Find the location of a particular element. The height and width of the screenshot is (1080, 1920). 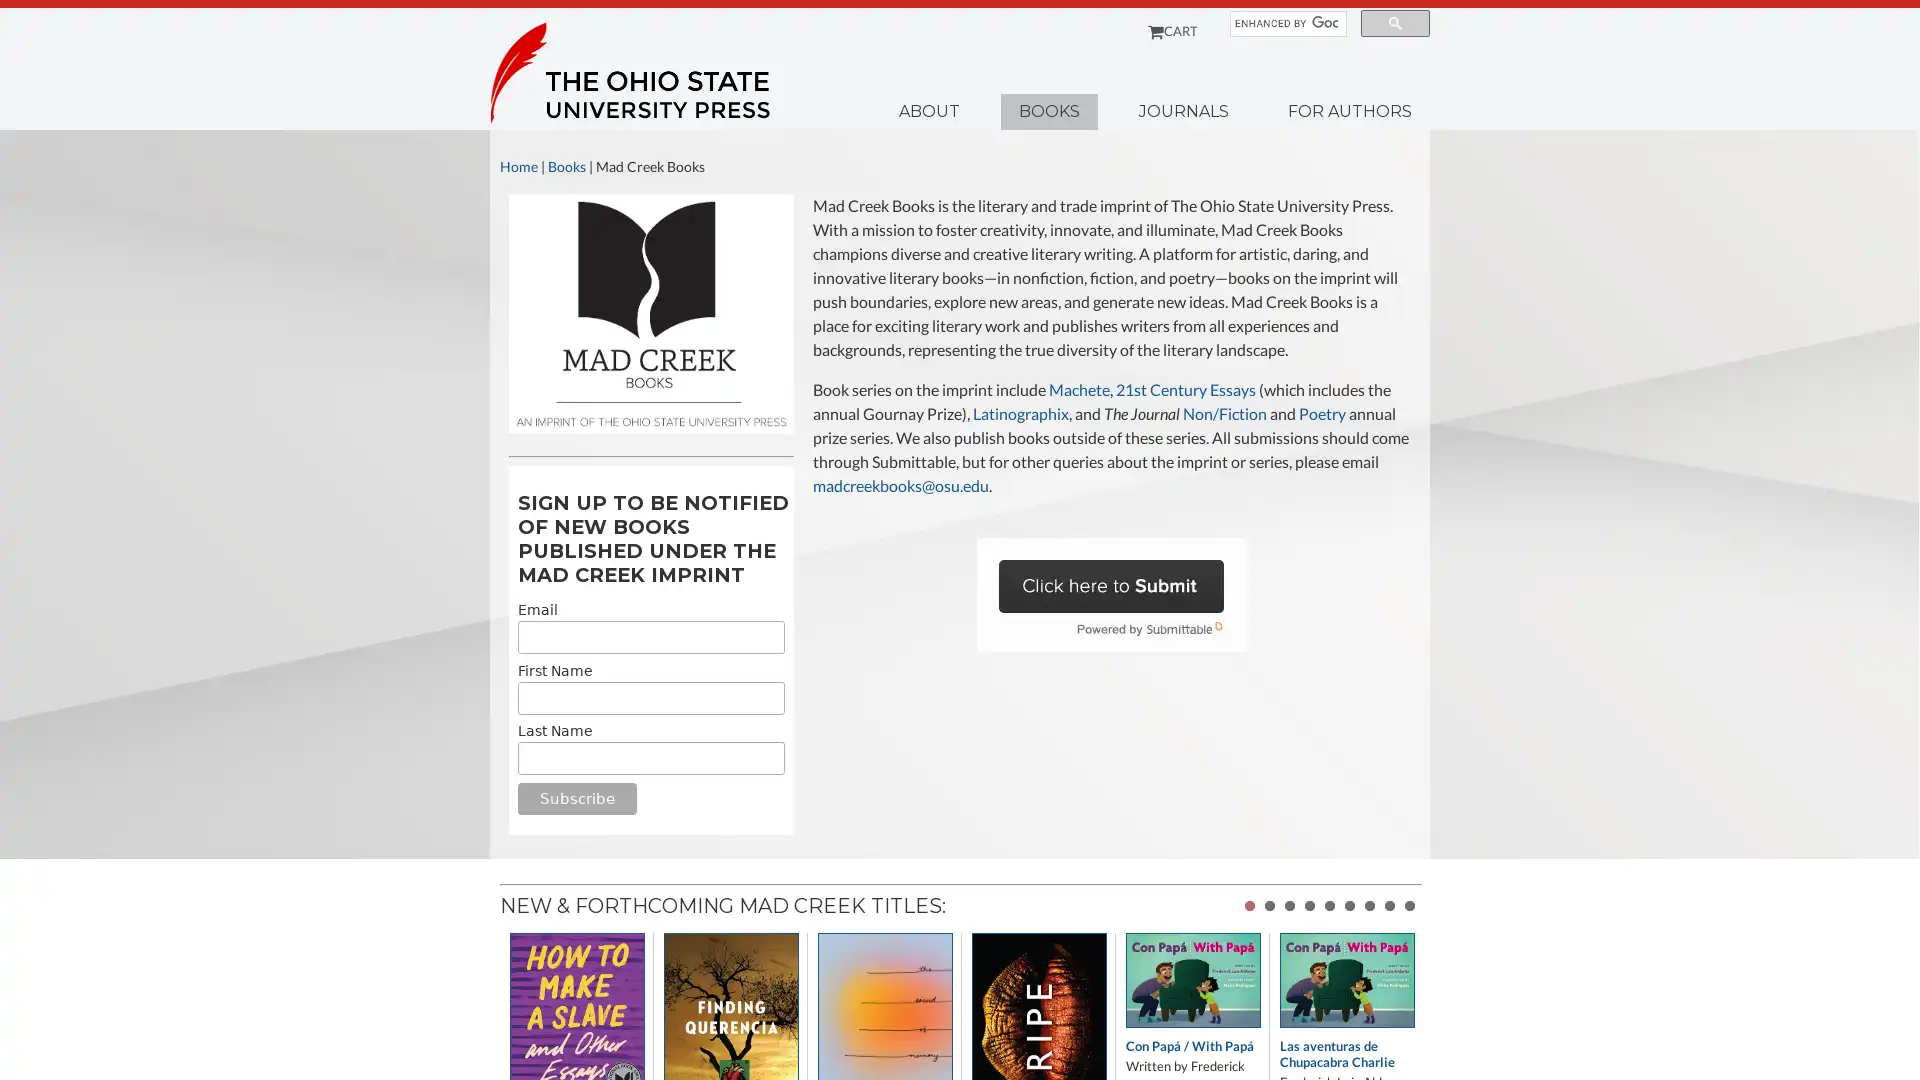

8 is located at coordinates (1389, 906).